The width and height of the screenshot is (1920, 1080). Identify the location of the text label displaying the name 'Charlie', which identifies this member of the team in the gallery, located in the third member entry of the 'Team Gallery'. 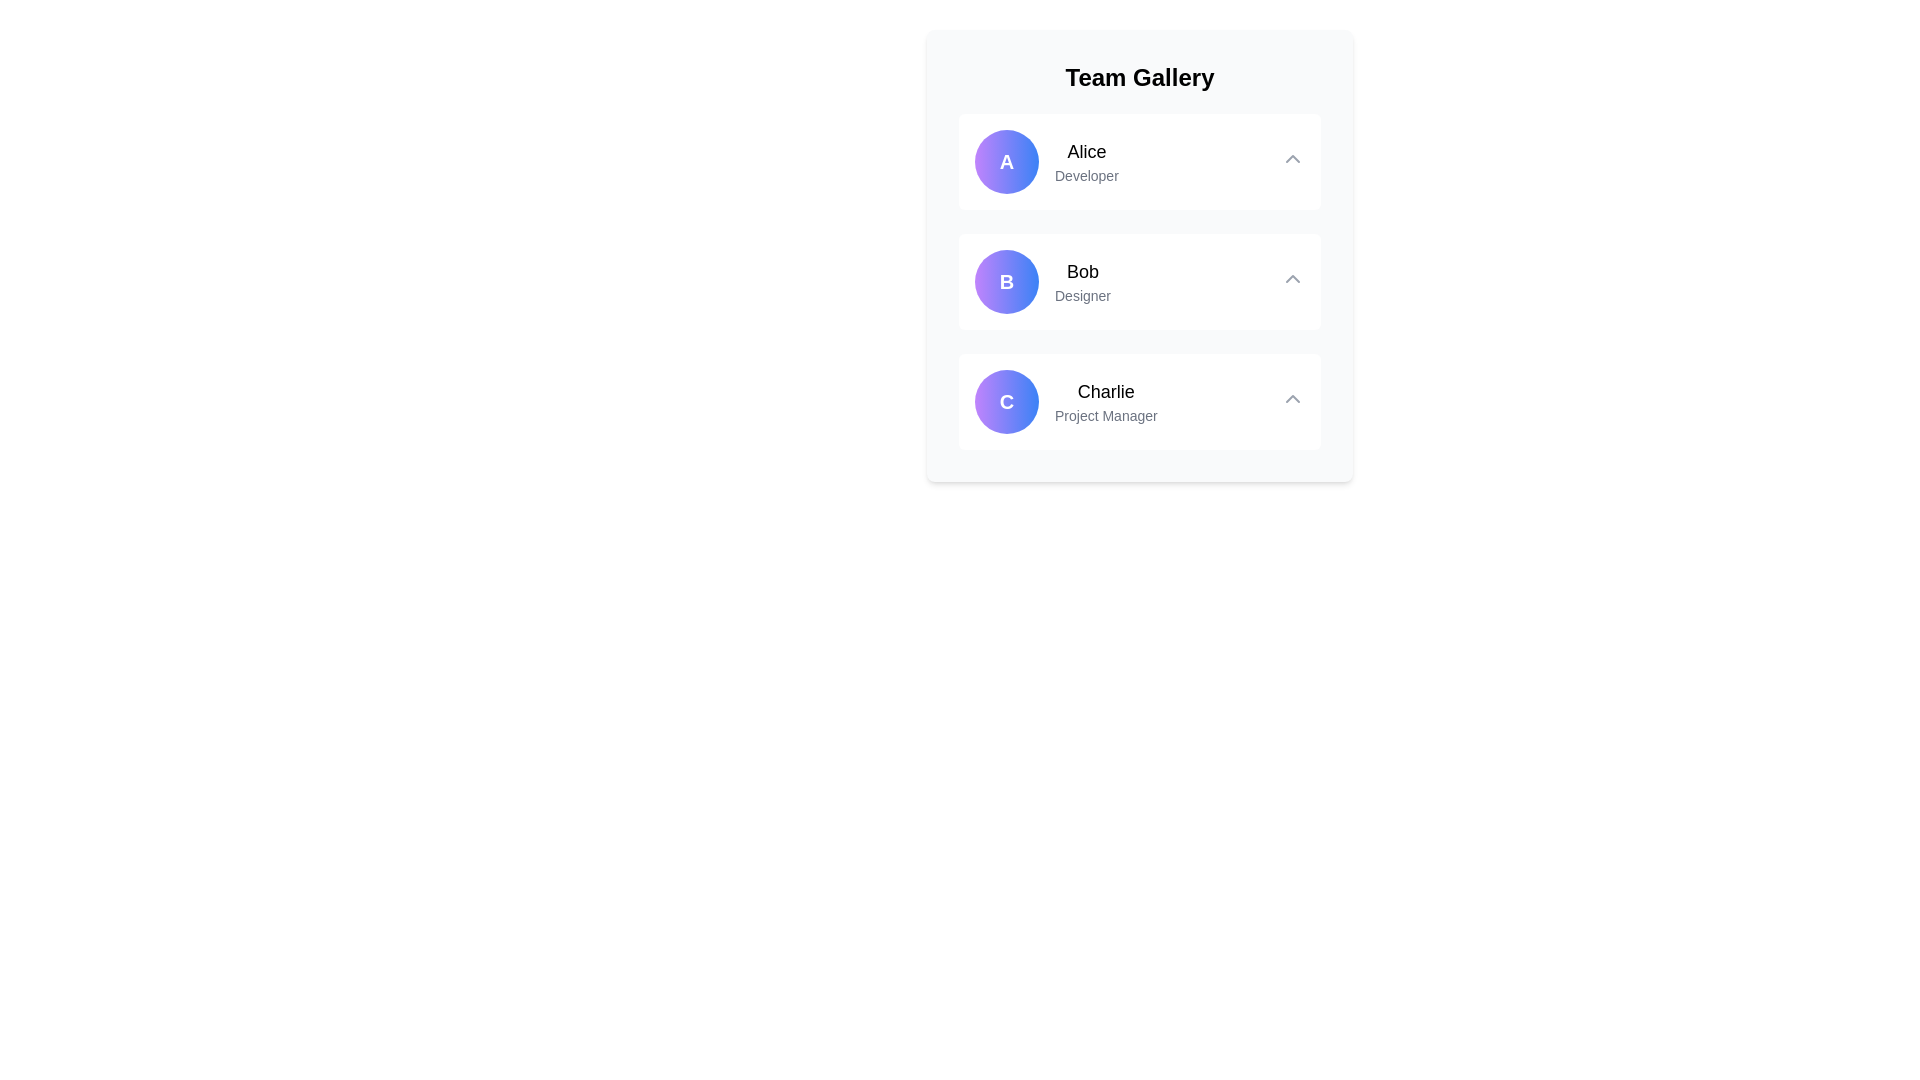
(1105, 392).